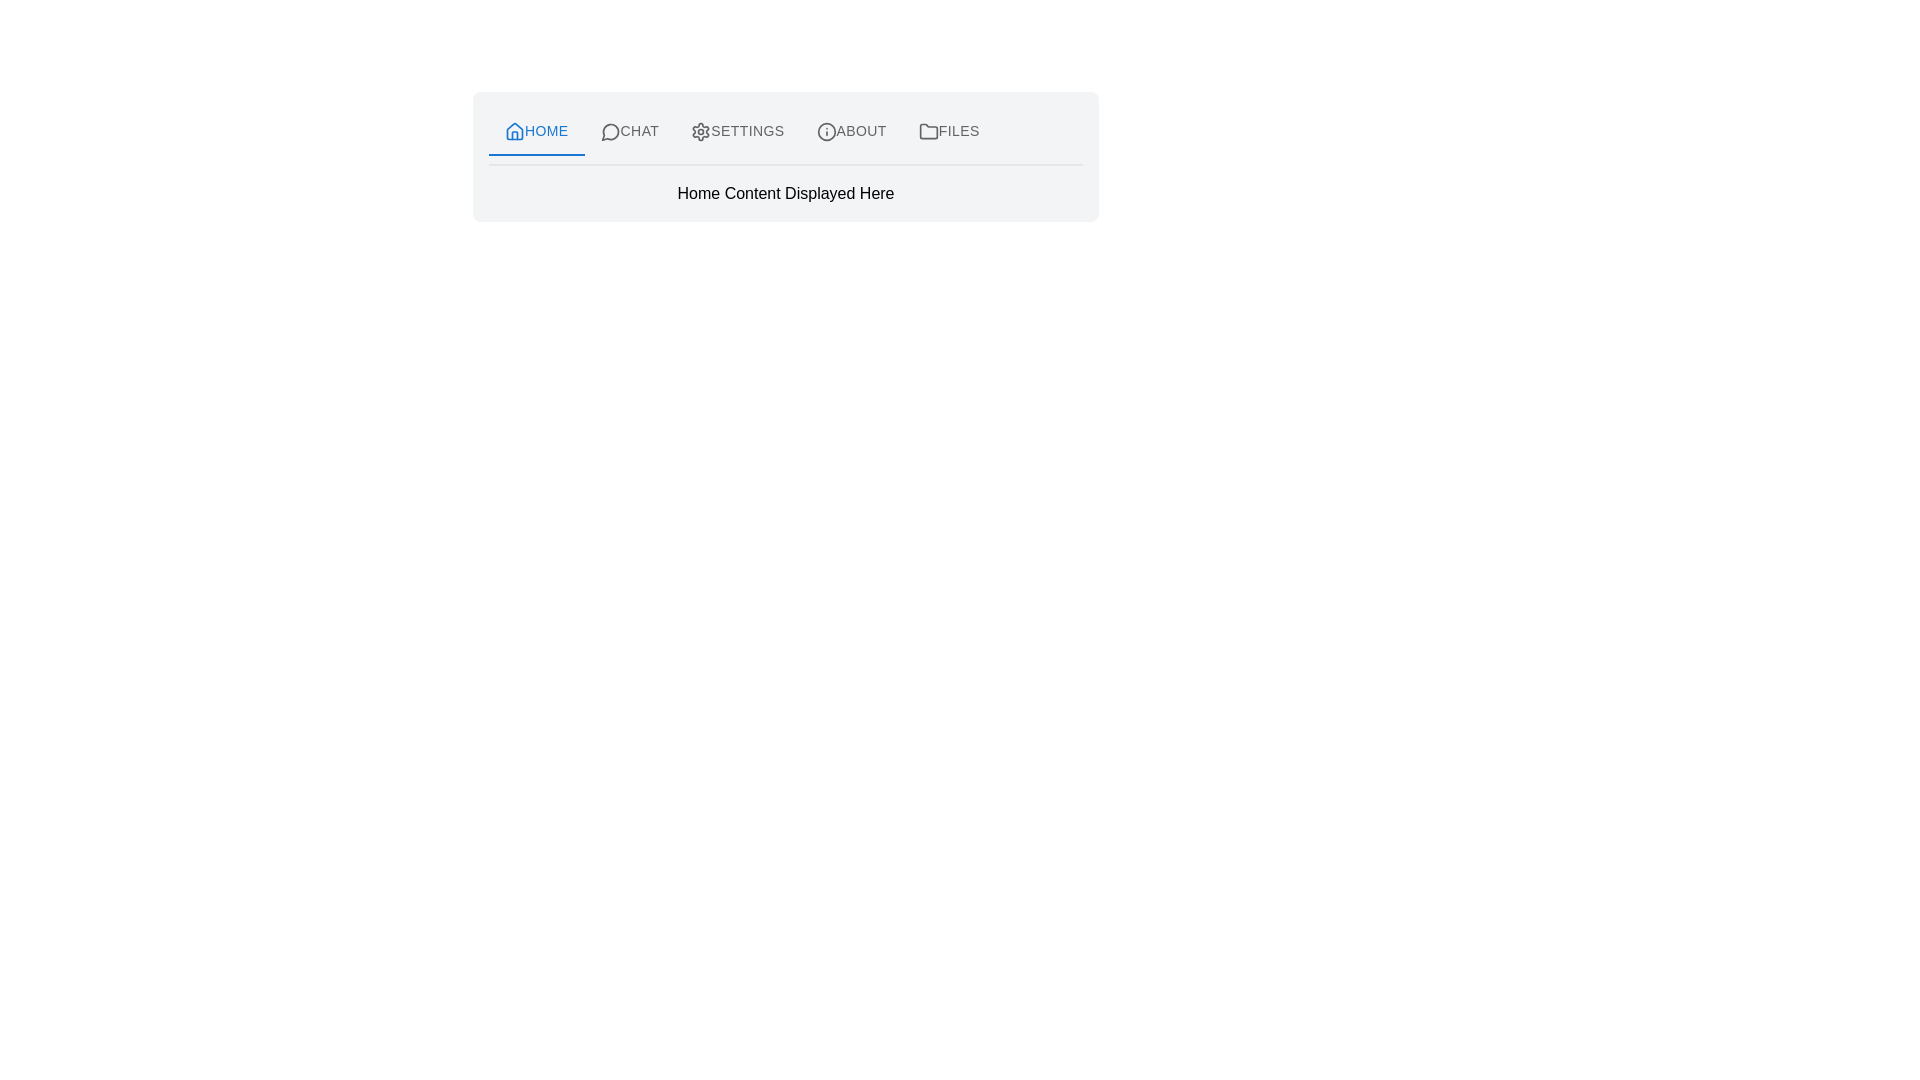 This screenshot has height=1080, width=1920. I want to click on the navigation bar with tab items located at the top center of the interface by clicking on it for accessibility navigation, so click(785, 131).